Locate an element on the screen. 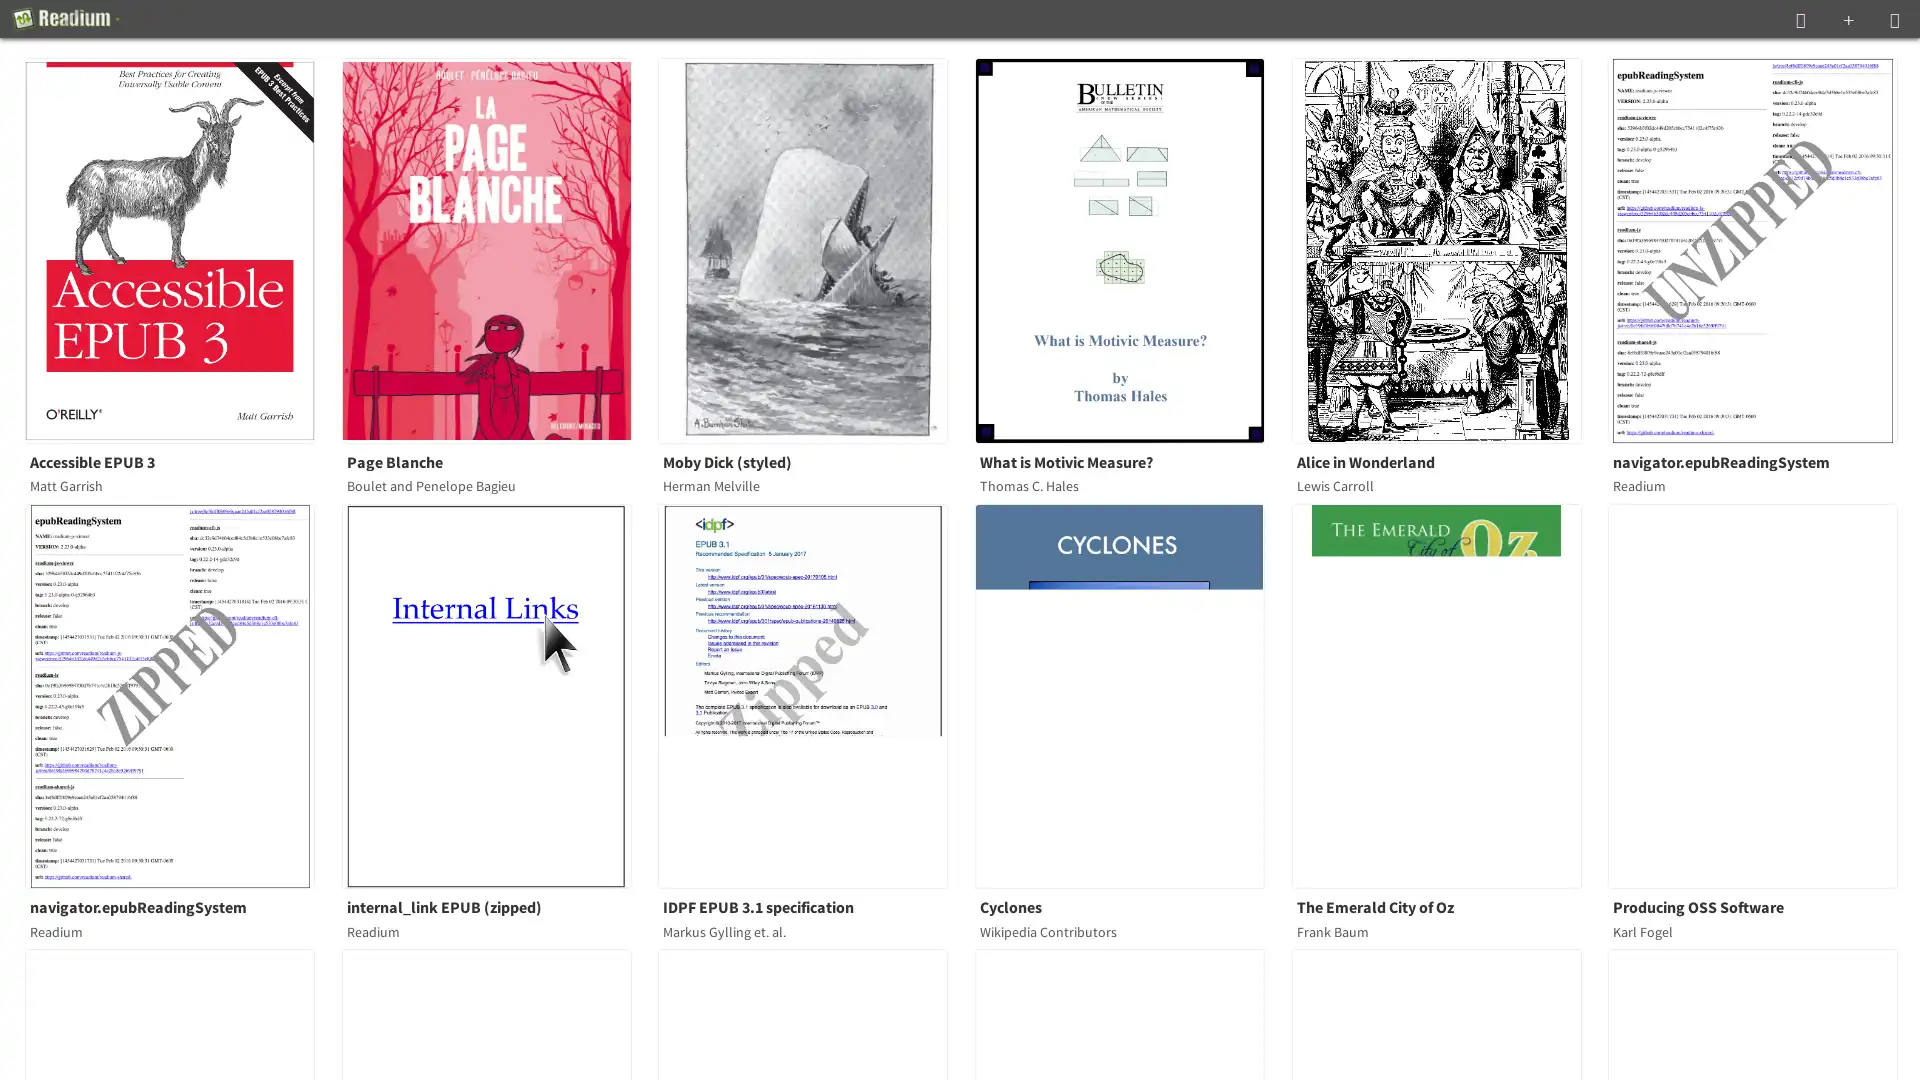  (3) Moby Dick (styled) is located at coordinates (815, 249).